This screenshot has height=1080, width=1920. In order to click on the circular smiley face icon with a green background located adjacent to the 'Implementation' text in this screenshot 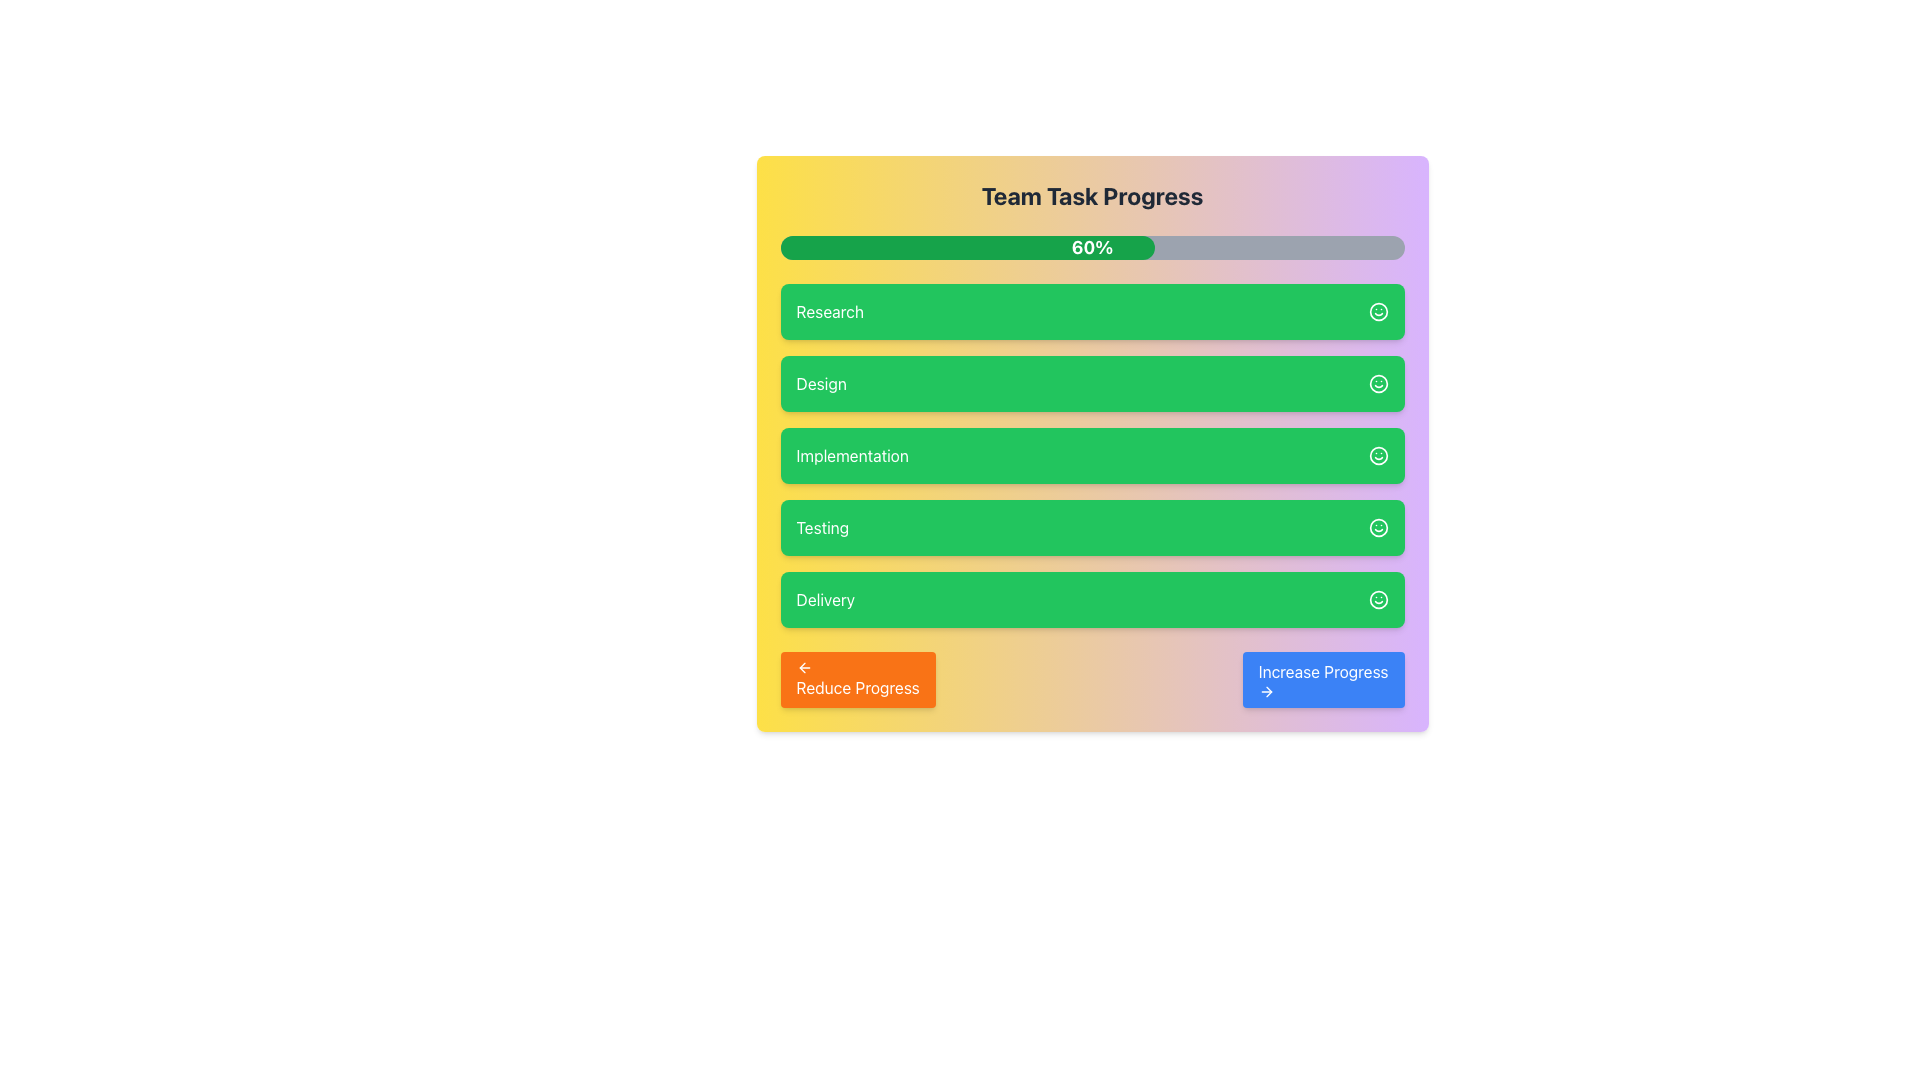, I will do `click(1377, 455)`.